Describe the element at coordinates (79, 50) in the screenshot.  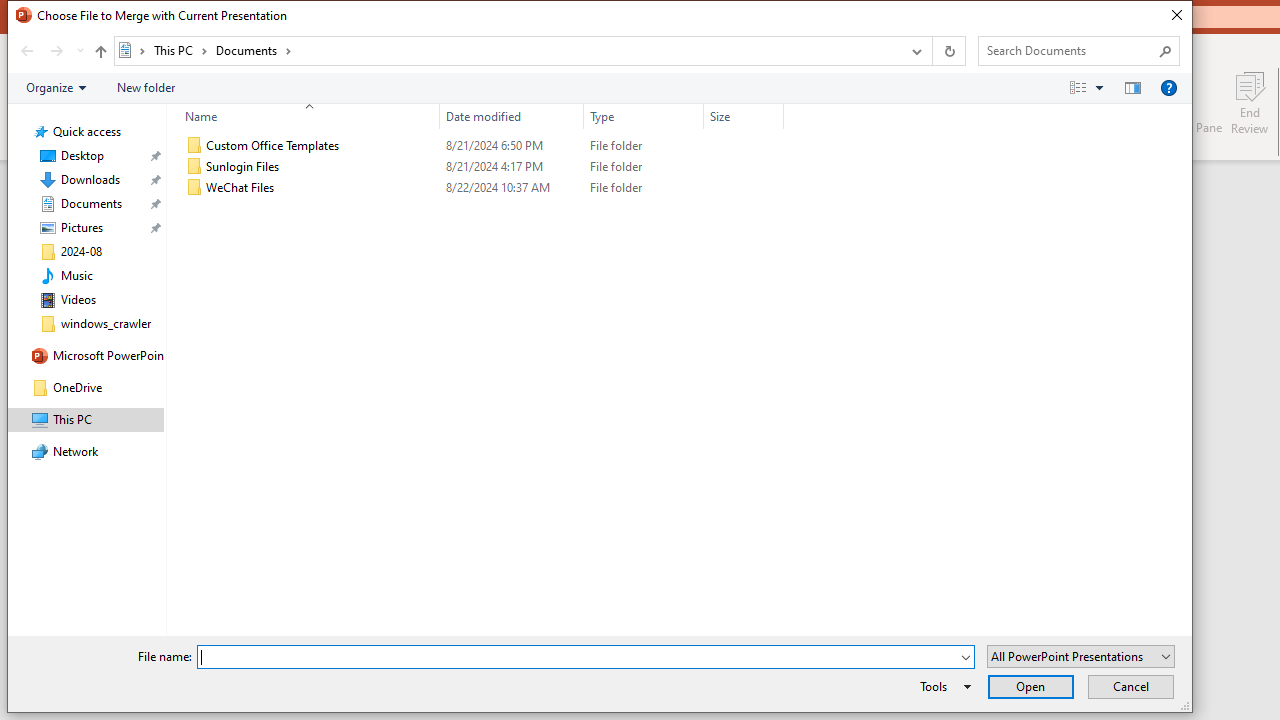
I see `'Recent locations'` at that location.